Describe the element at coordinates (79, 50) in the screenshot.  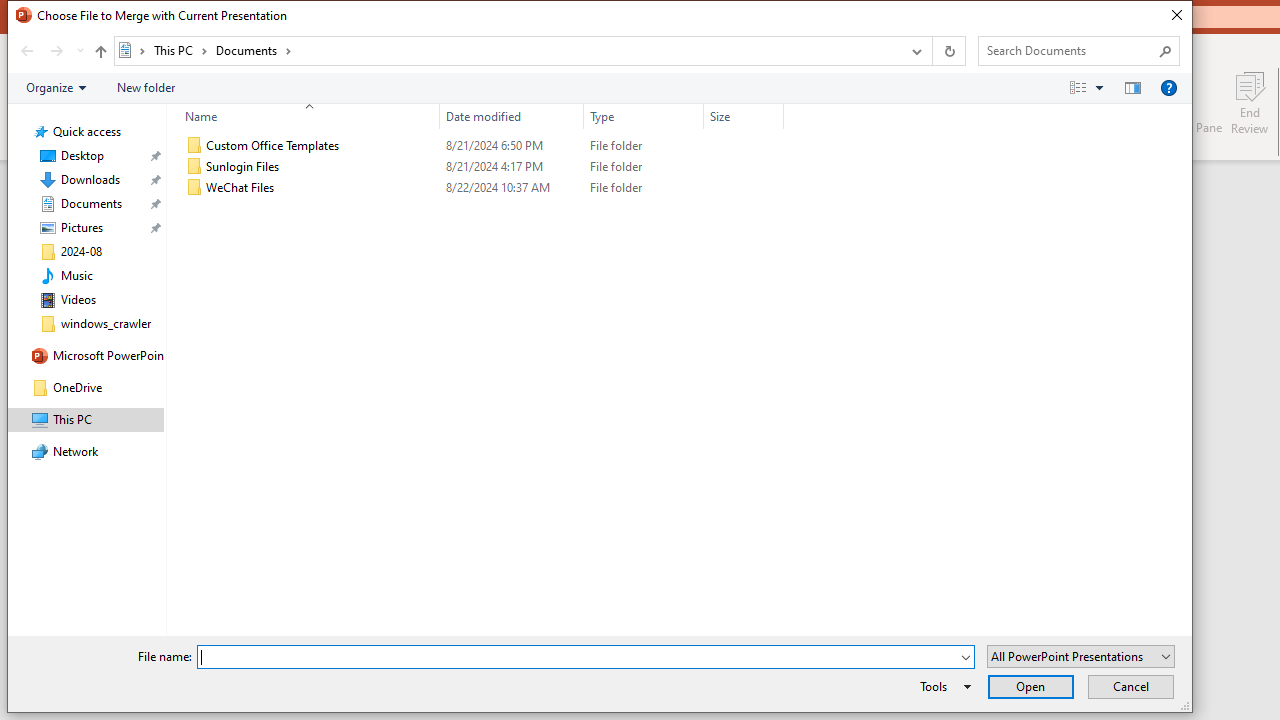
I see `'Recent locations'` at that location.